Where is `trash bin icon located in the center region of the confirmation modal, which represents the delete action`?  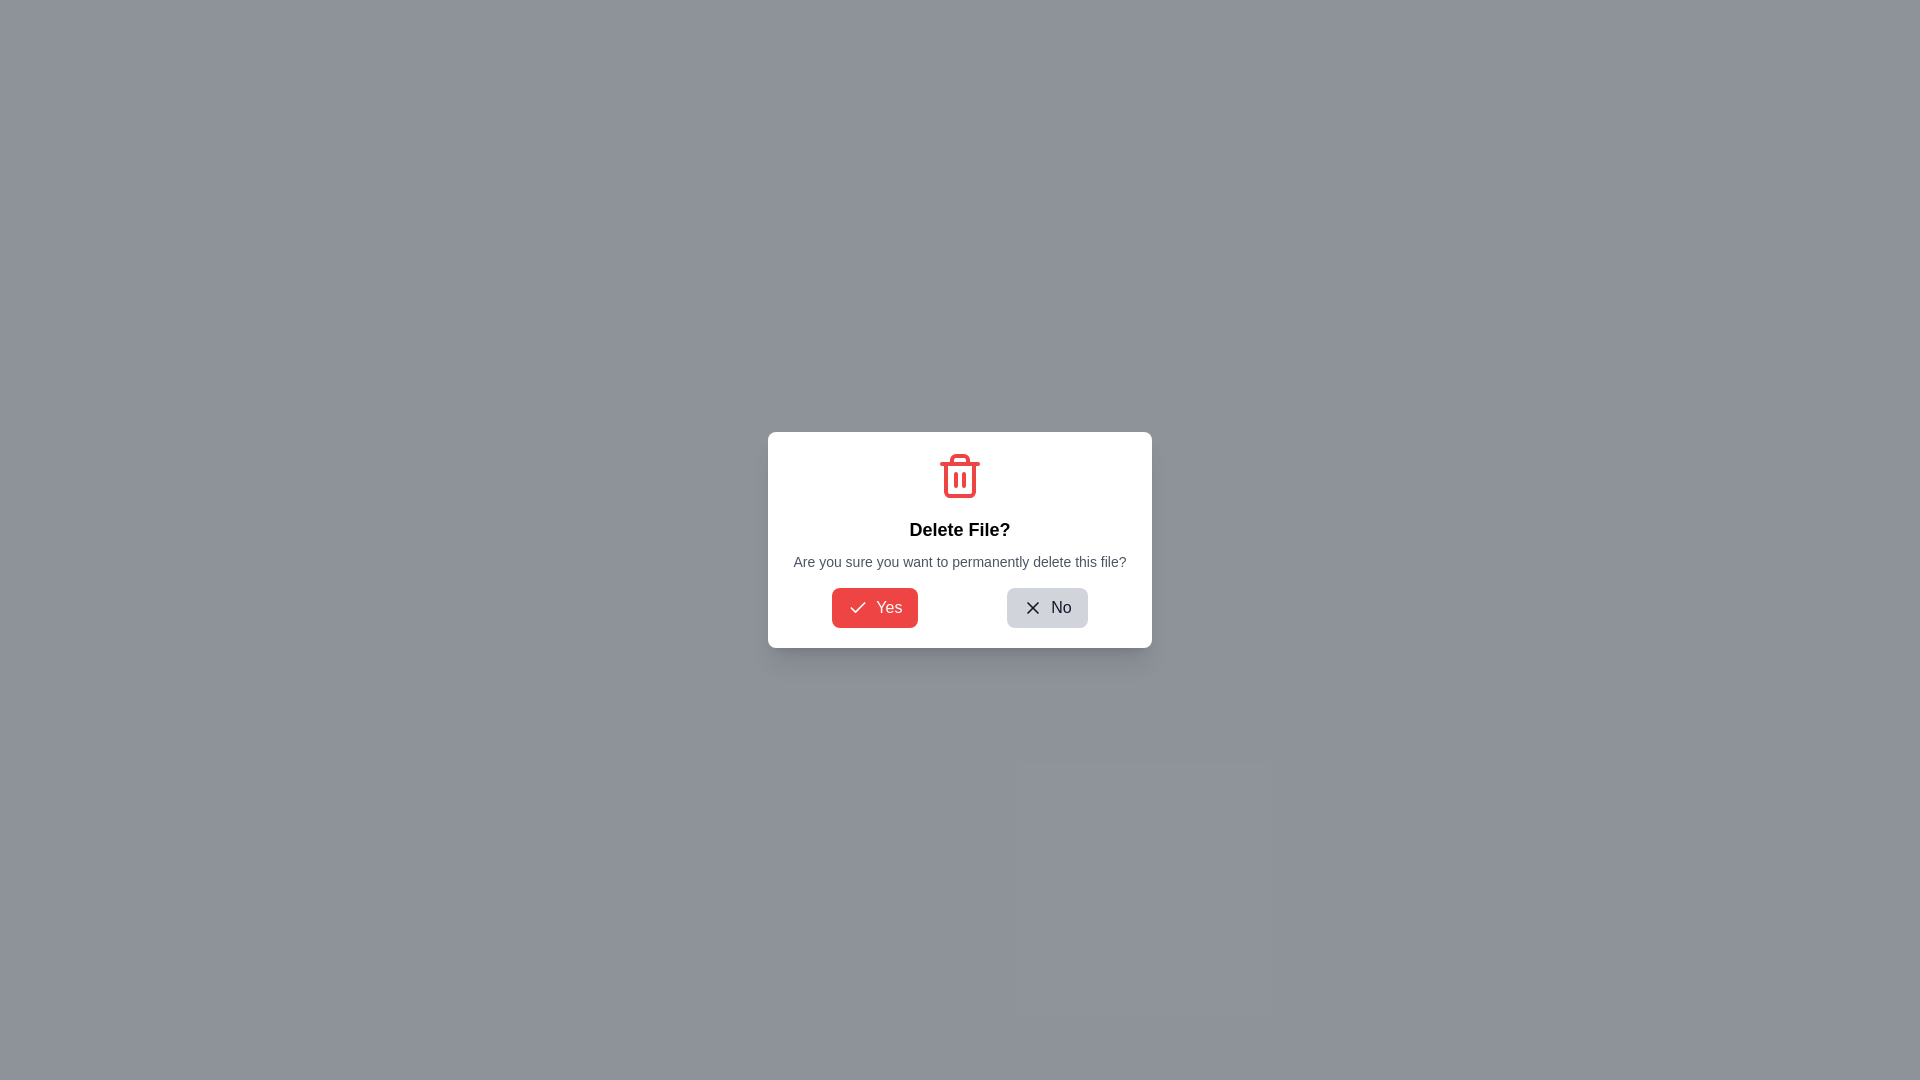 trash bin icon located in the center region of the confirmation modal, which represents the delete action is located at coordinates (960, 479).